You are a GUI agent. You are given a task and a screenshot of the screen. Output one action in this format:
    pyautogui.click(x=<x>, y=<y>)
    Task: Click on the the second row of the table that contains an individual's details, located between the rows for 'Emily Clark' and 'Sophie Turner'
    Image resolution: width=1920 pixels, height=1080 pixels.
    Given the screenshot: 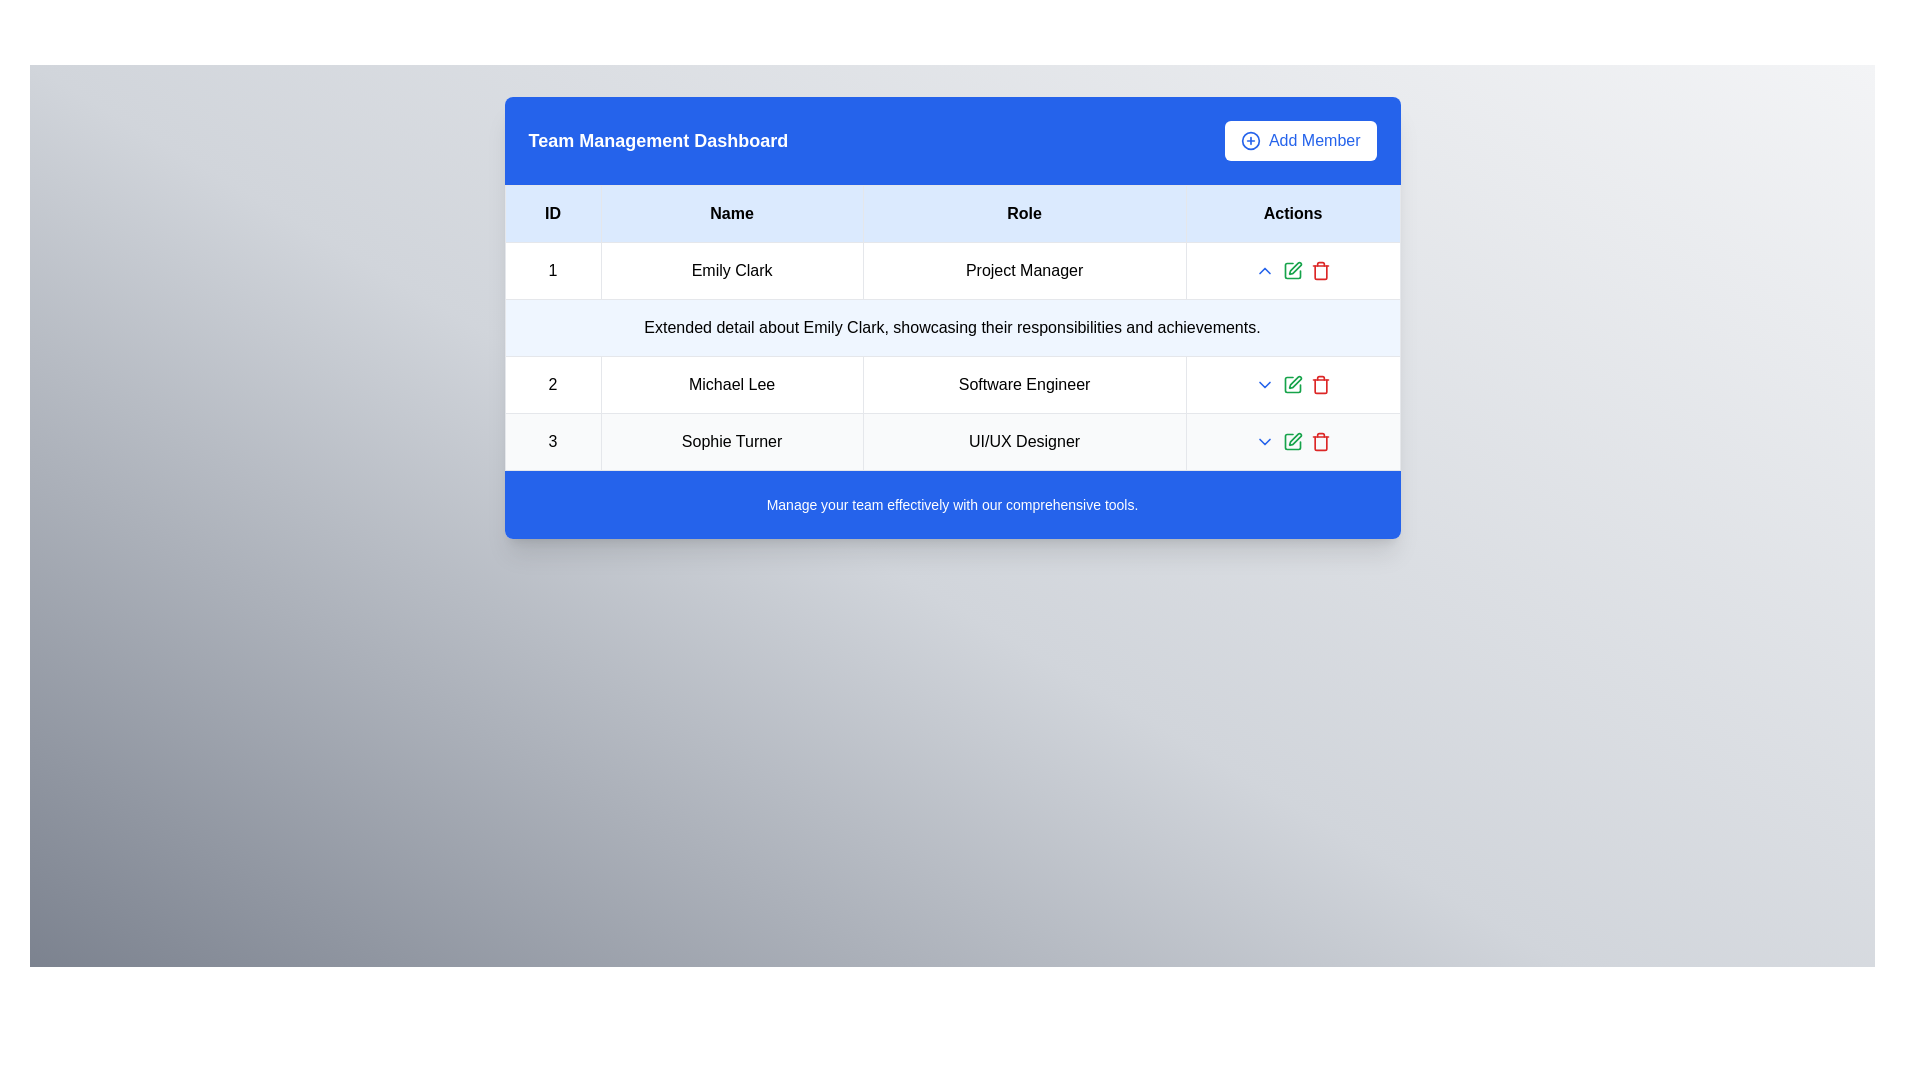 What is the action you would take?
    pyautogui.click(x=951, y=385)
    